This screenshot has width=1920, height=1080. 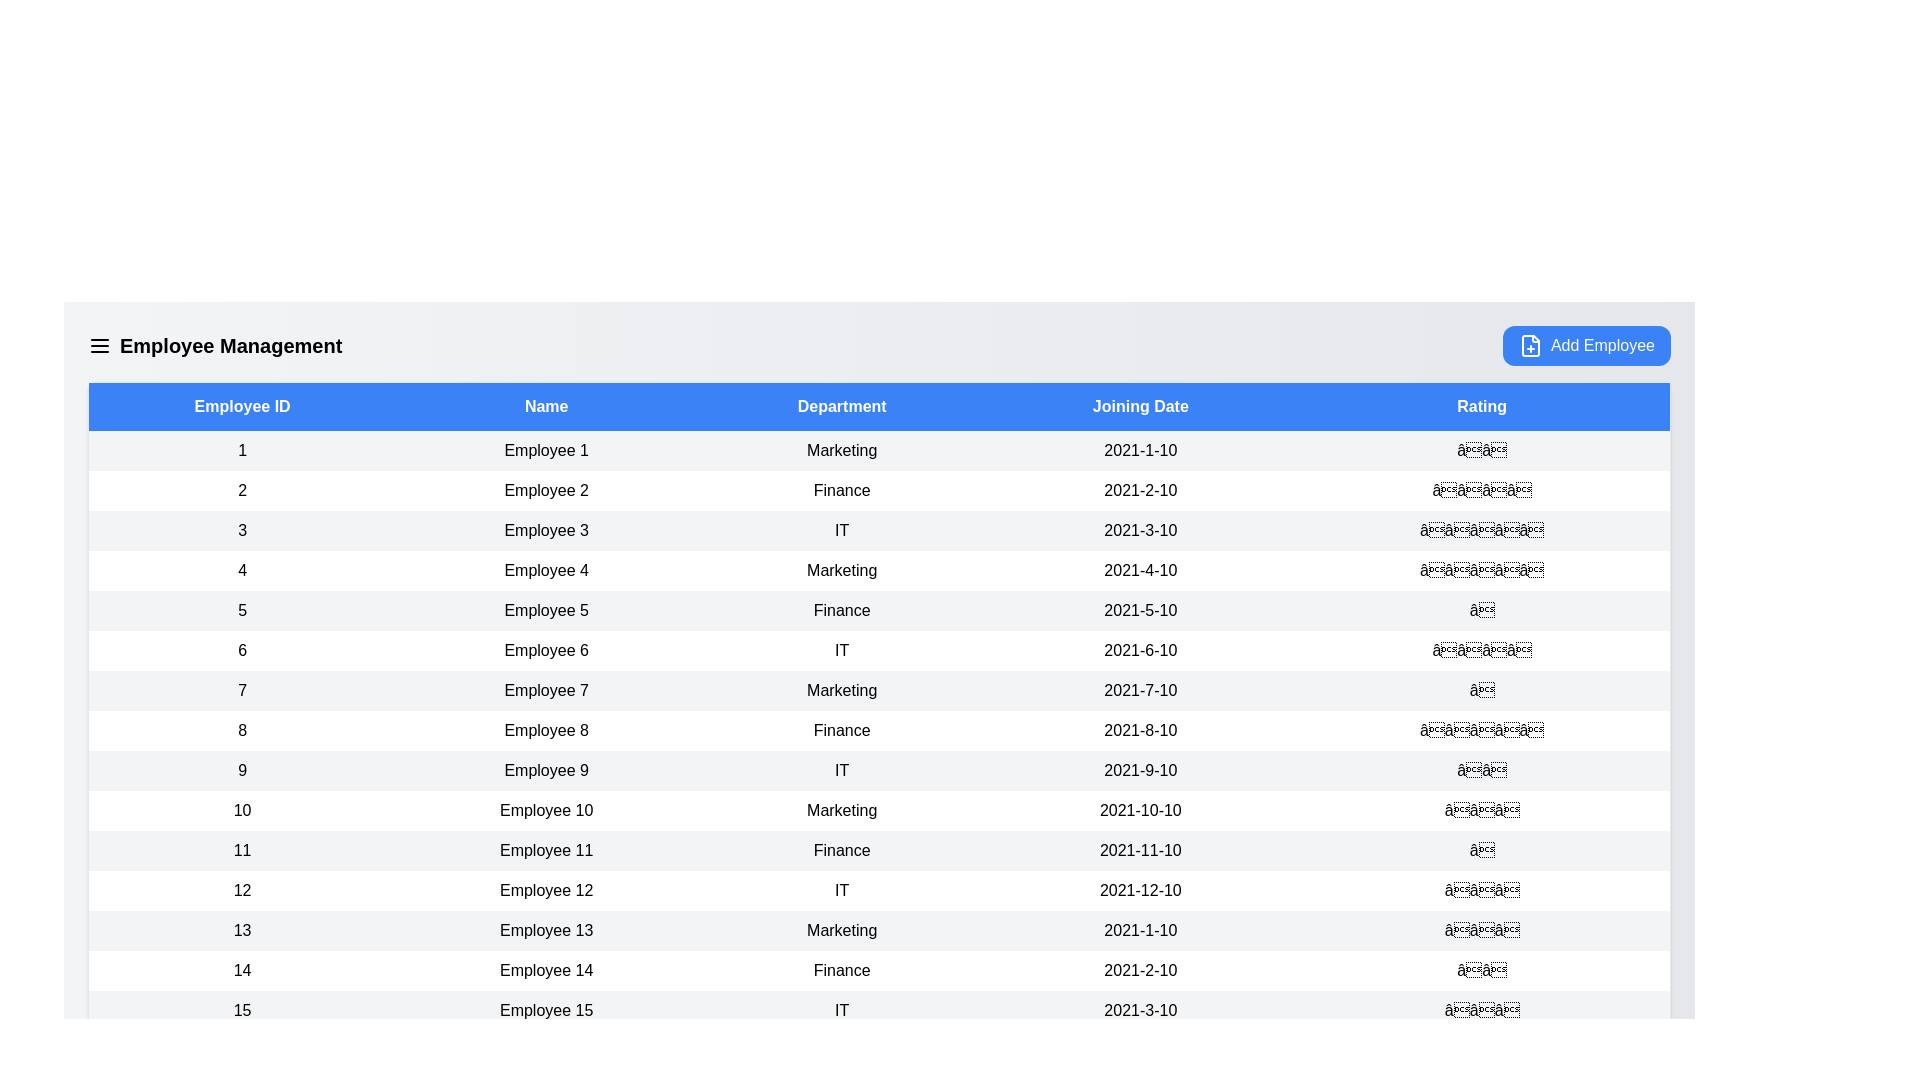 What do you see at coordinates (841, 406) in the screenshot?
I see `the header of the table to sort the data by Department` at bounding box center [841, 406].